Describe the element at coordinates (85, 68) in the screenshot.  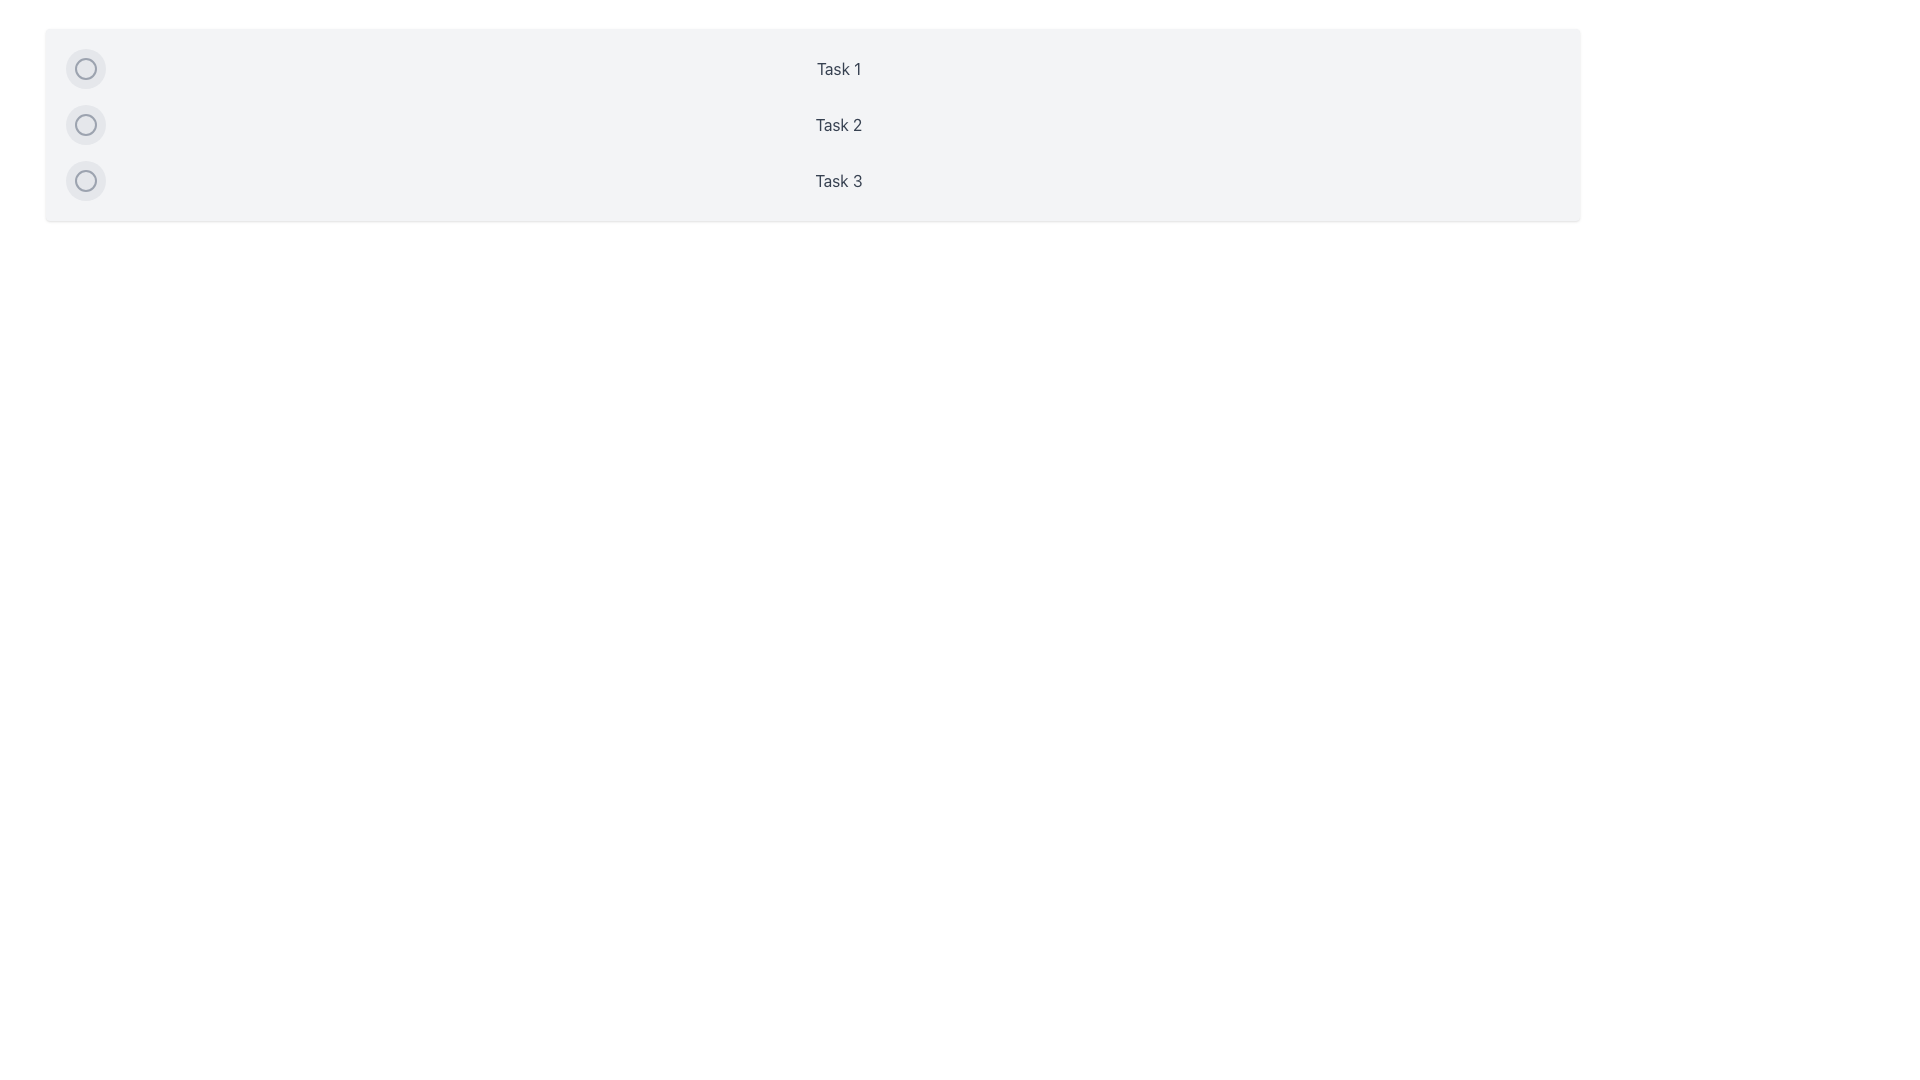
I see `the selectable toggle button located to the left of the 'Task 1' label` at that location.